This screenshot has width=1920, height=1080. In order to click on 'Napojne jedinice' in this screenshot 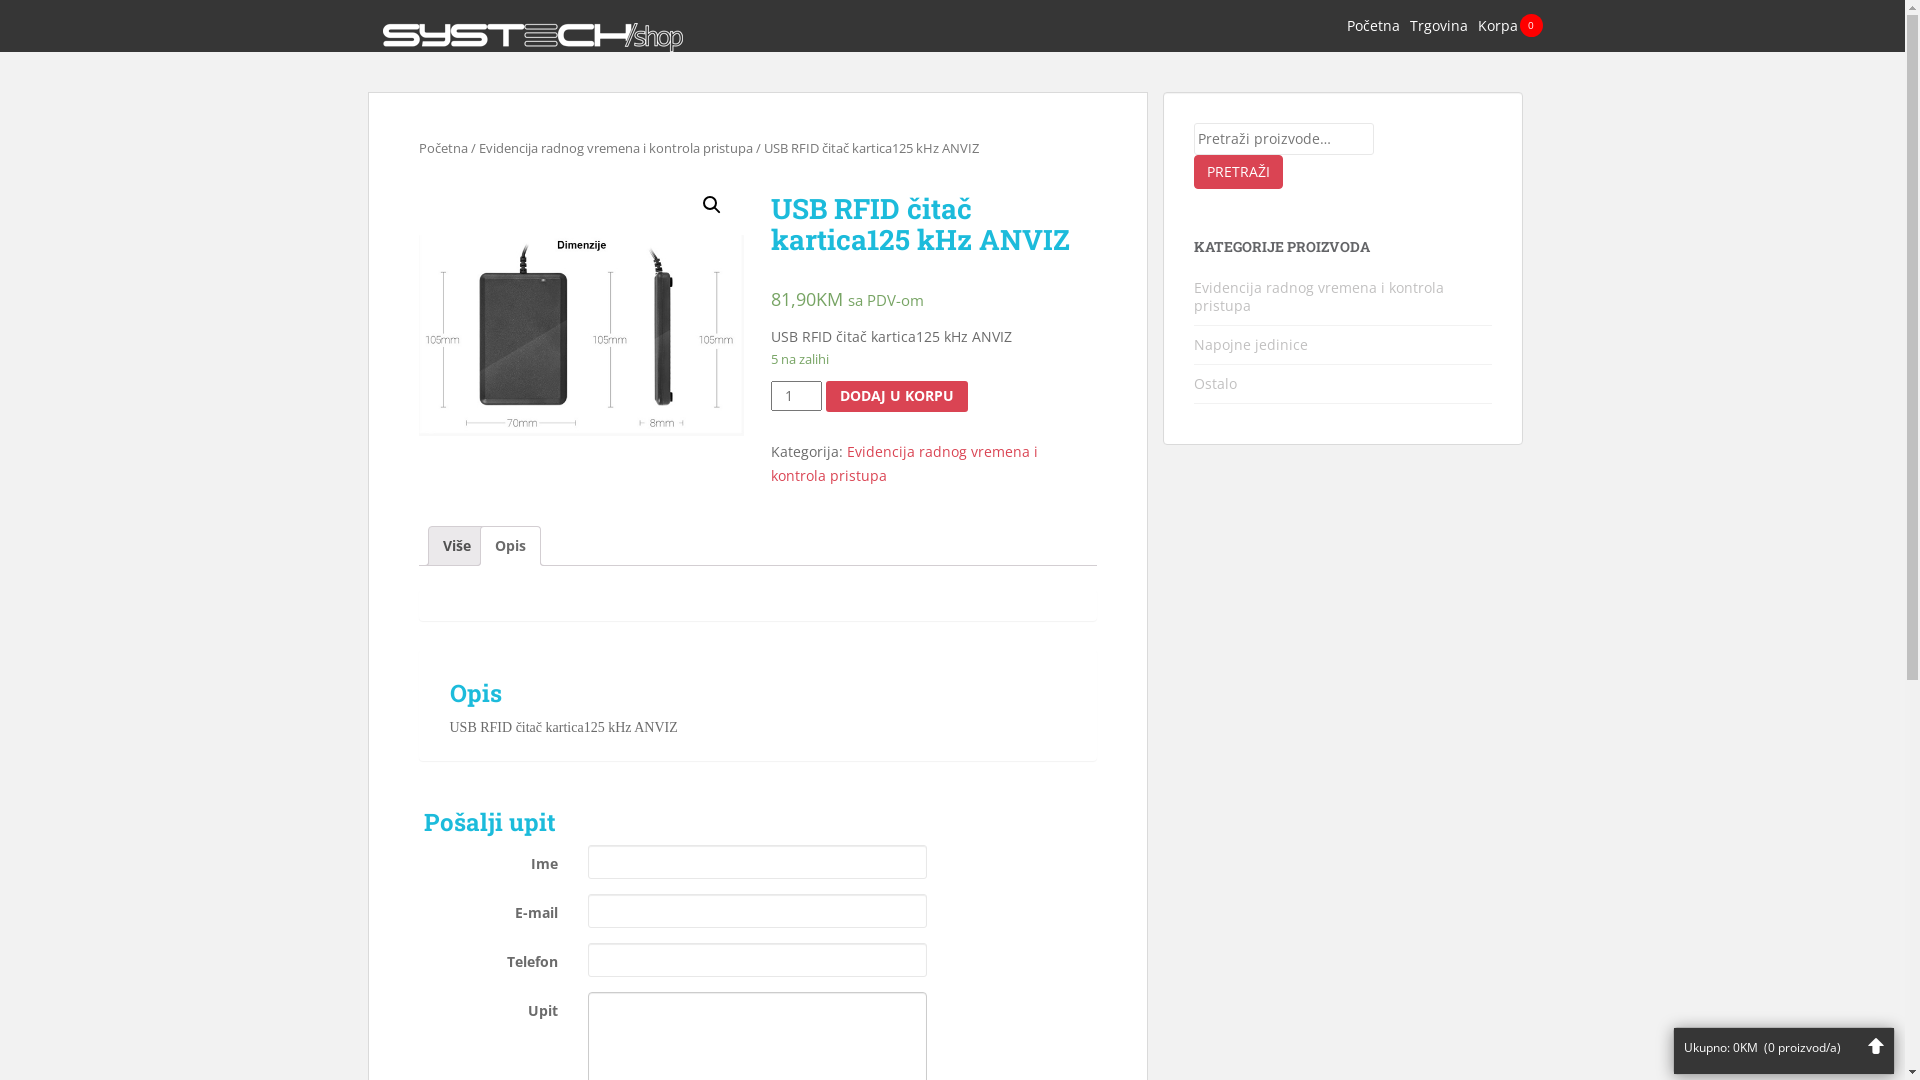, I will do `click(1194, 343)`.